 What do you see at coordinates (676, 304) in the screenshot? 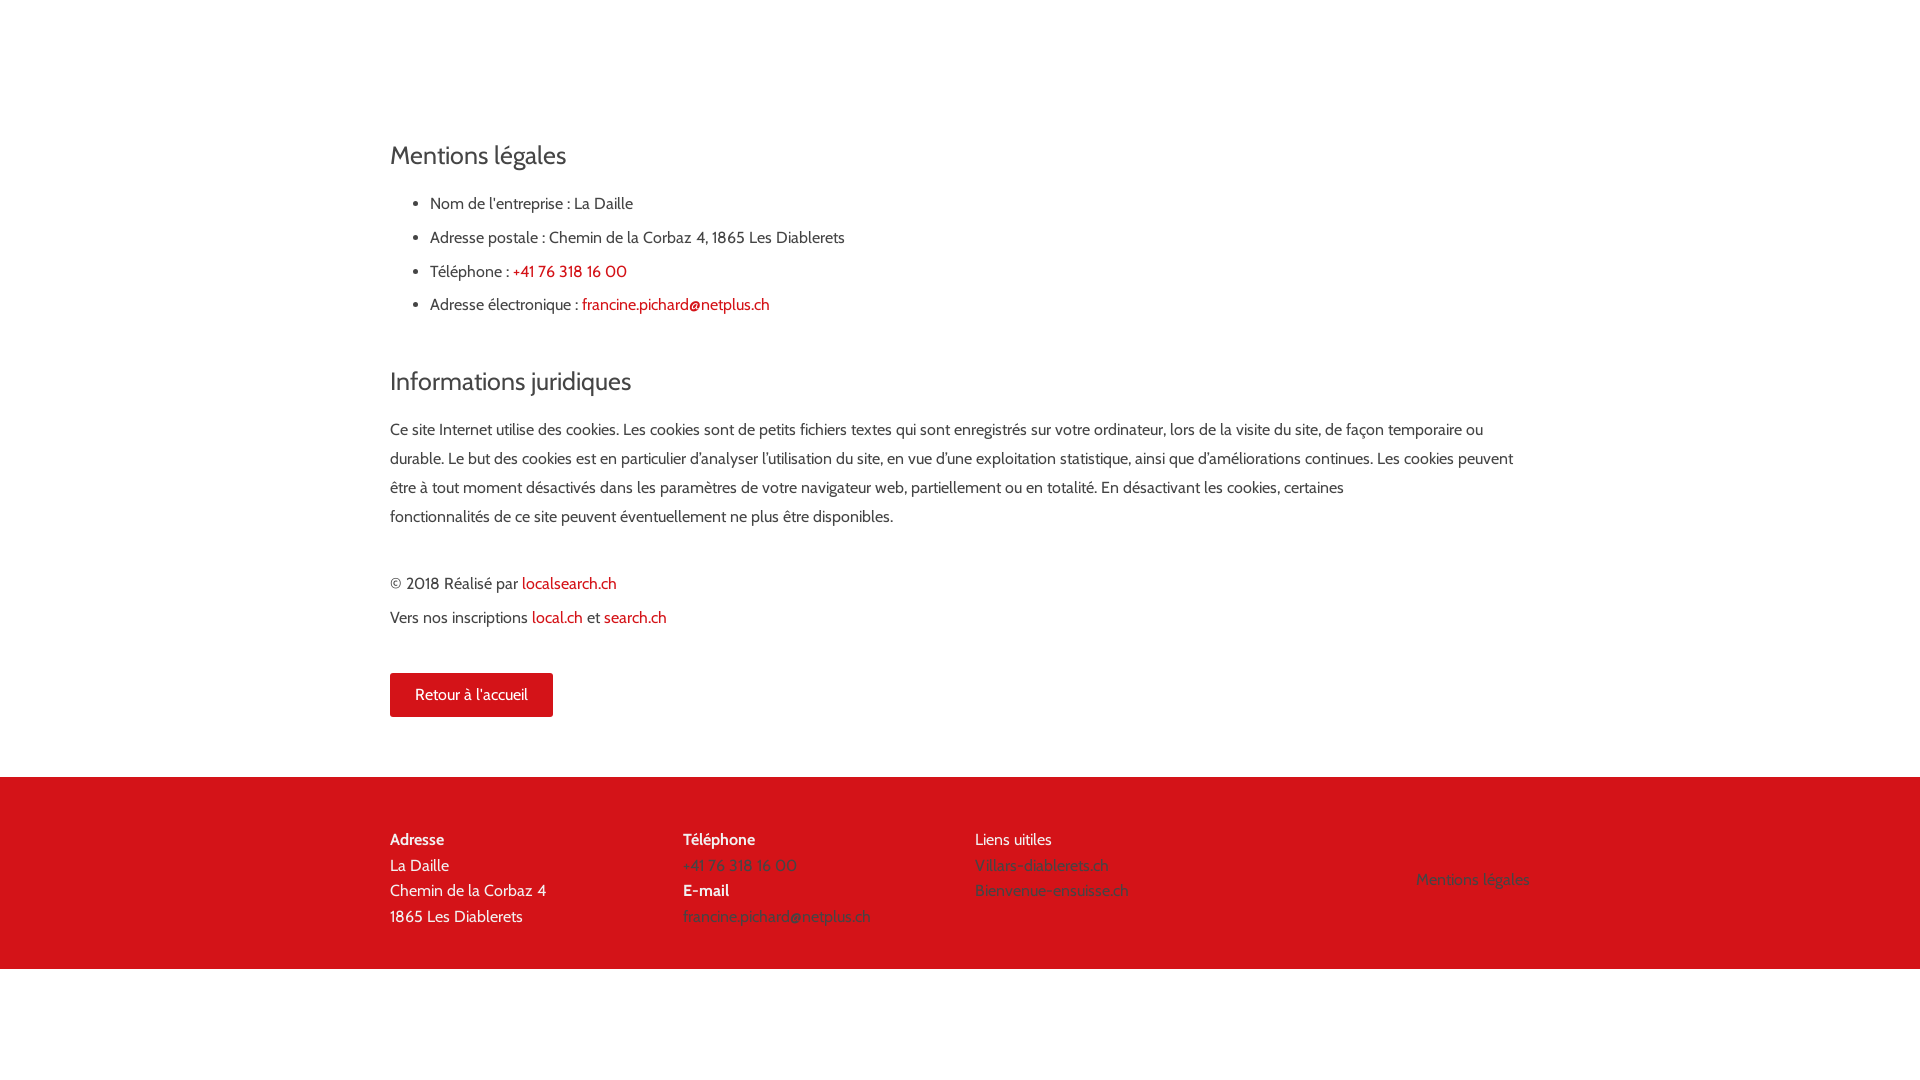
I see `'francine.pichard@netplus.ch'` at bounding box center [676, 304].